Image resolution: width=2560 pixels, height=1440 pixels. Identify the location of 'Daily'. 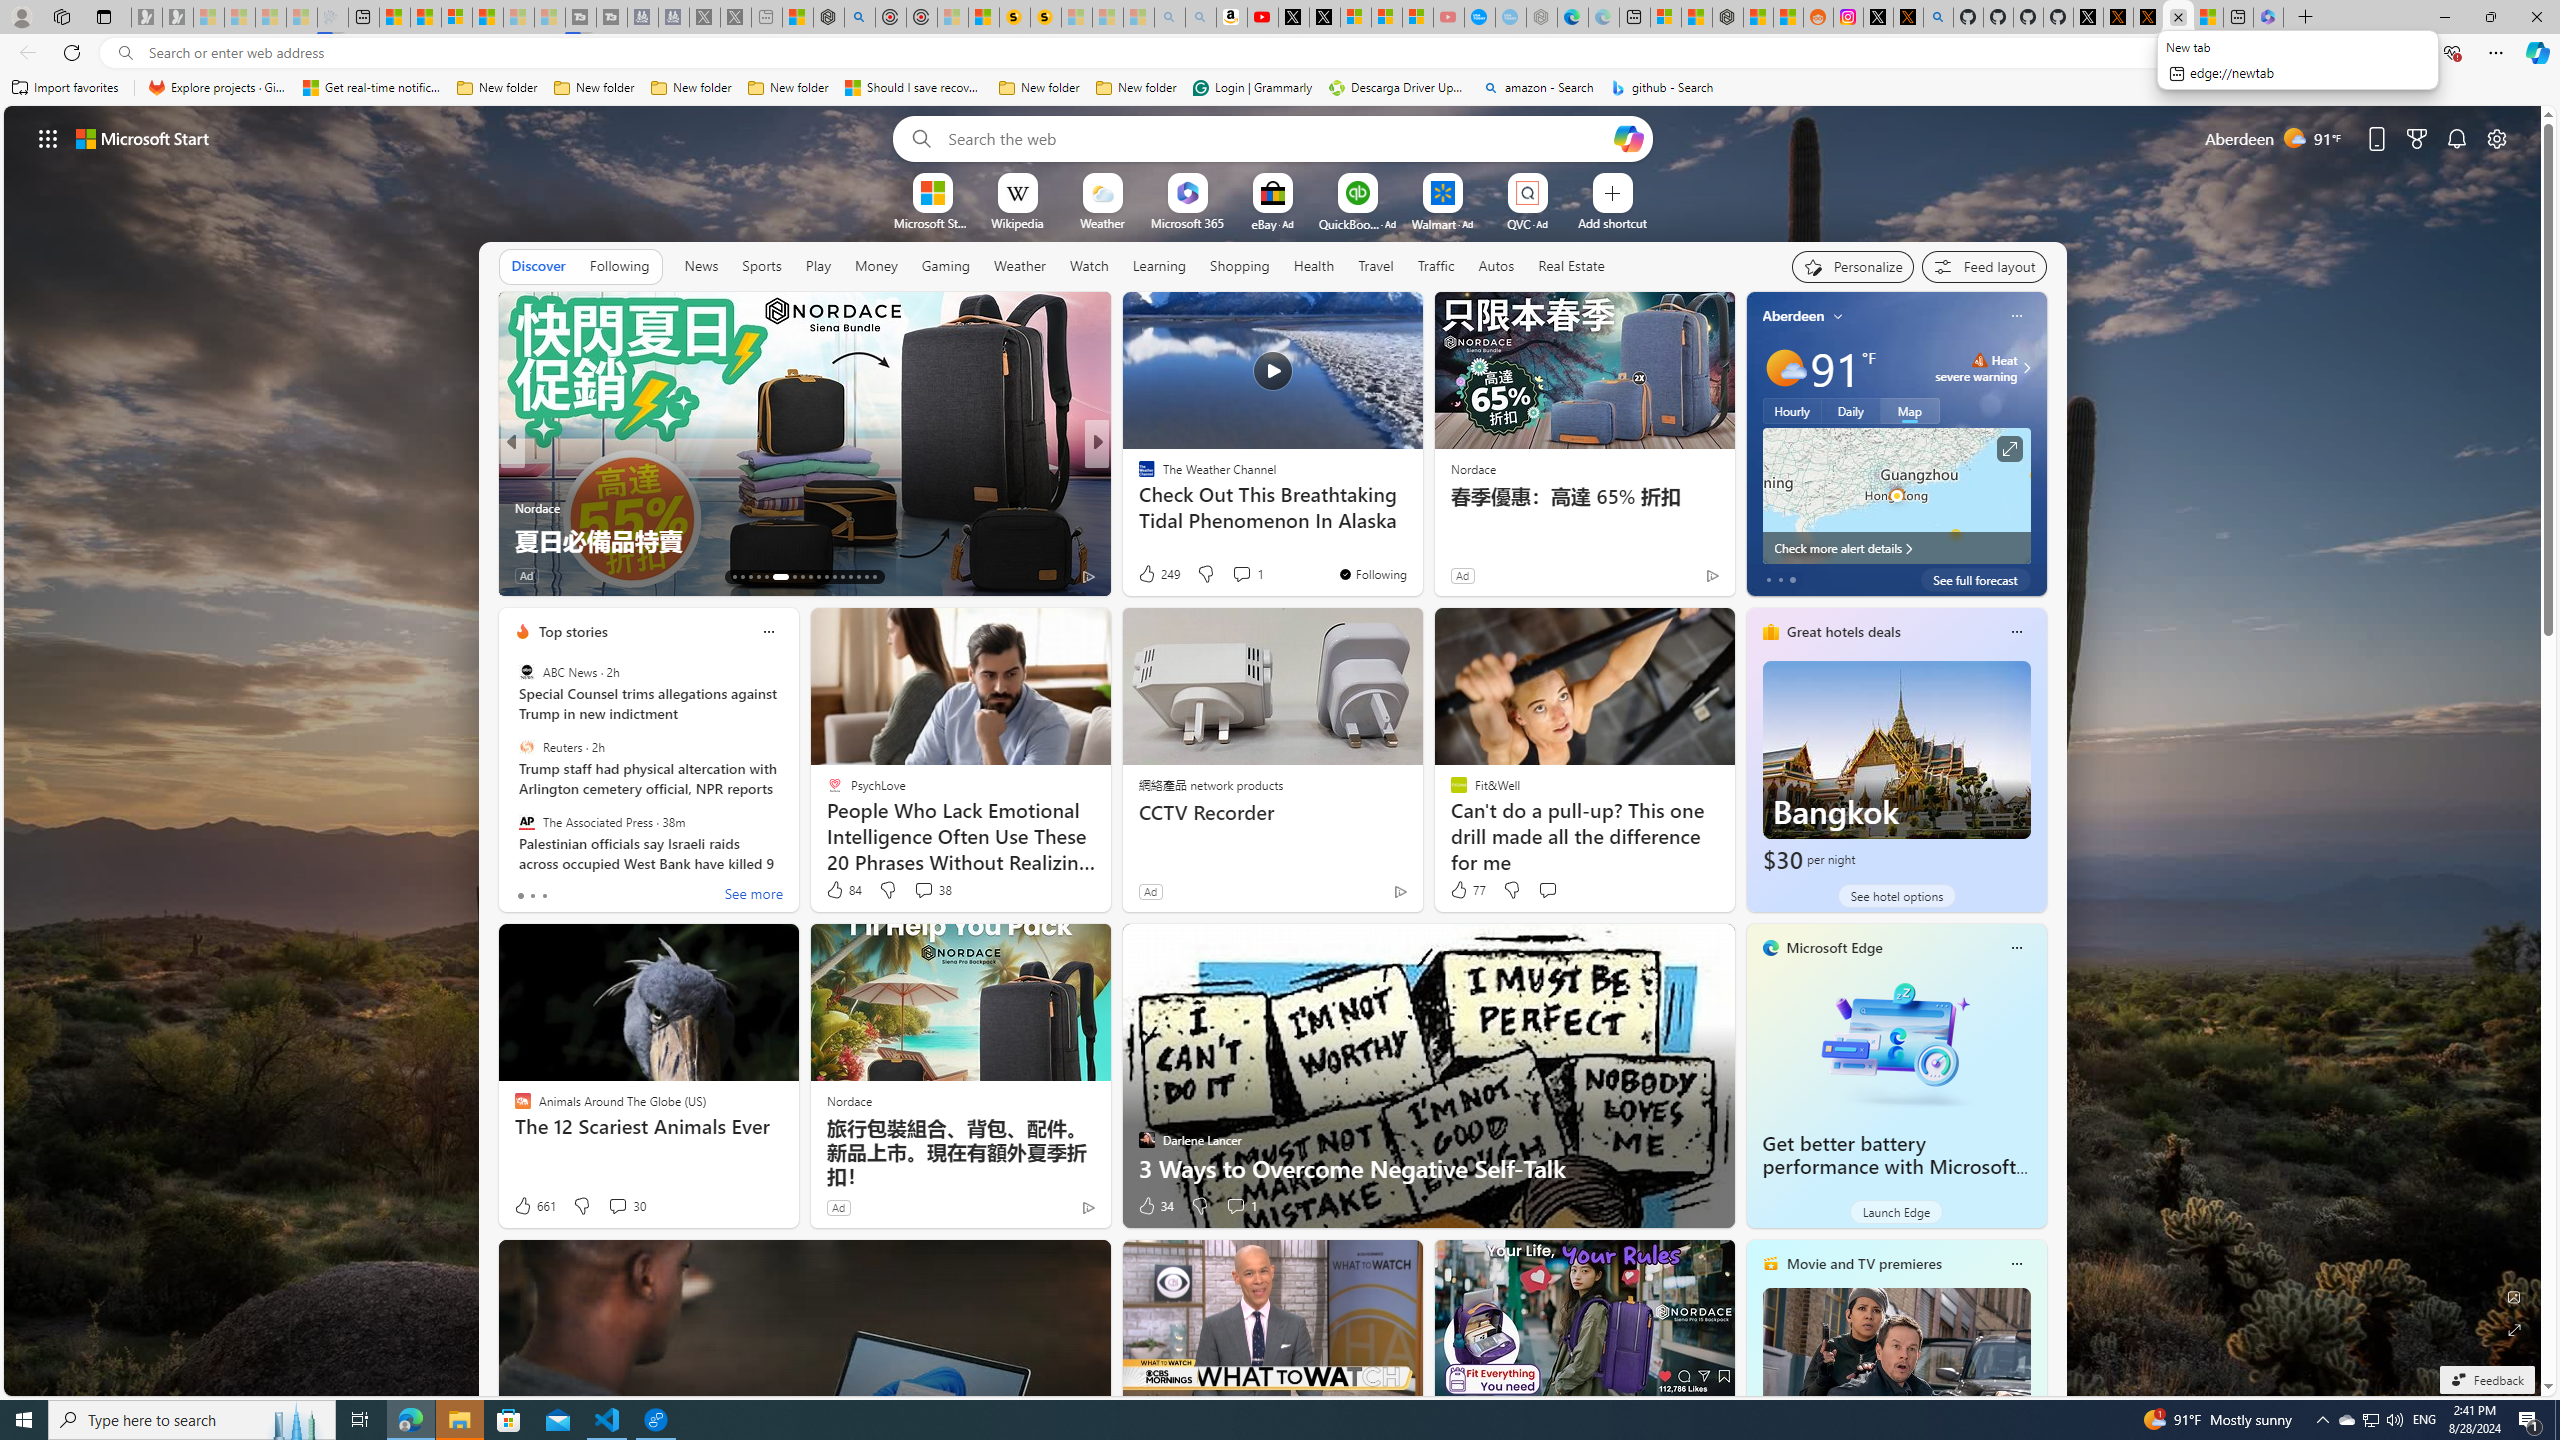
(1850, 409).